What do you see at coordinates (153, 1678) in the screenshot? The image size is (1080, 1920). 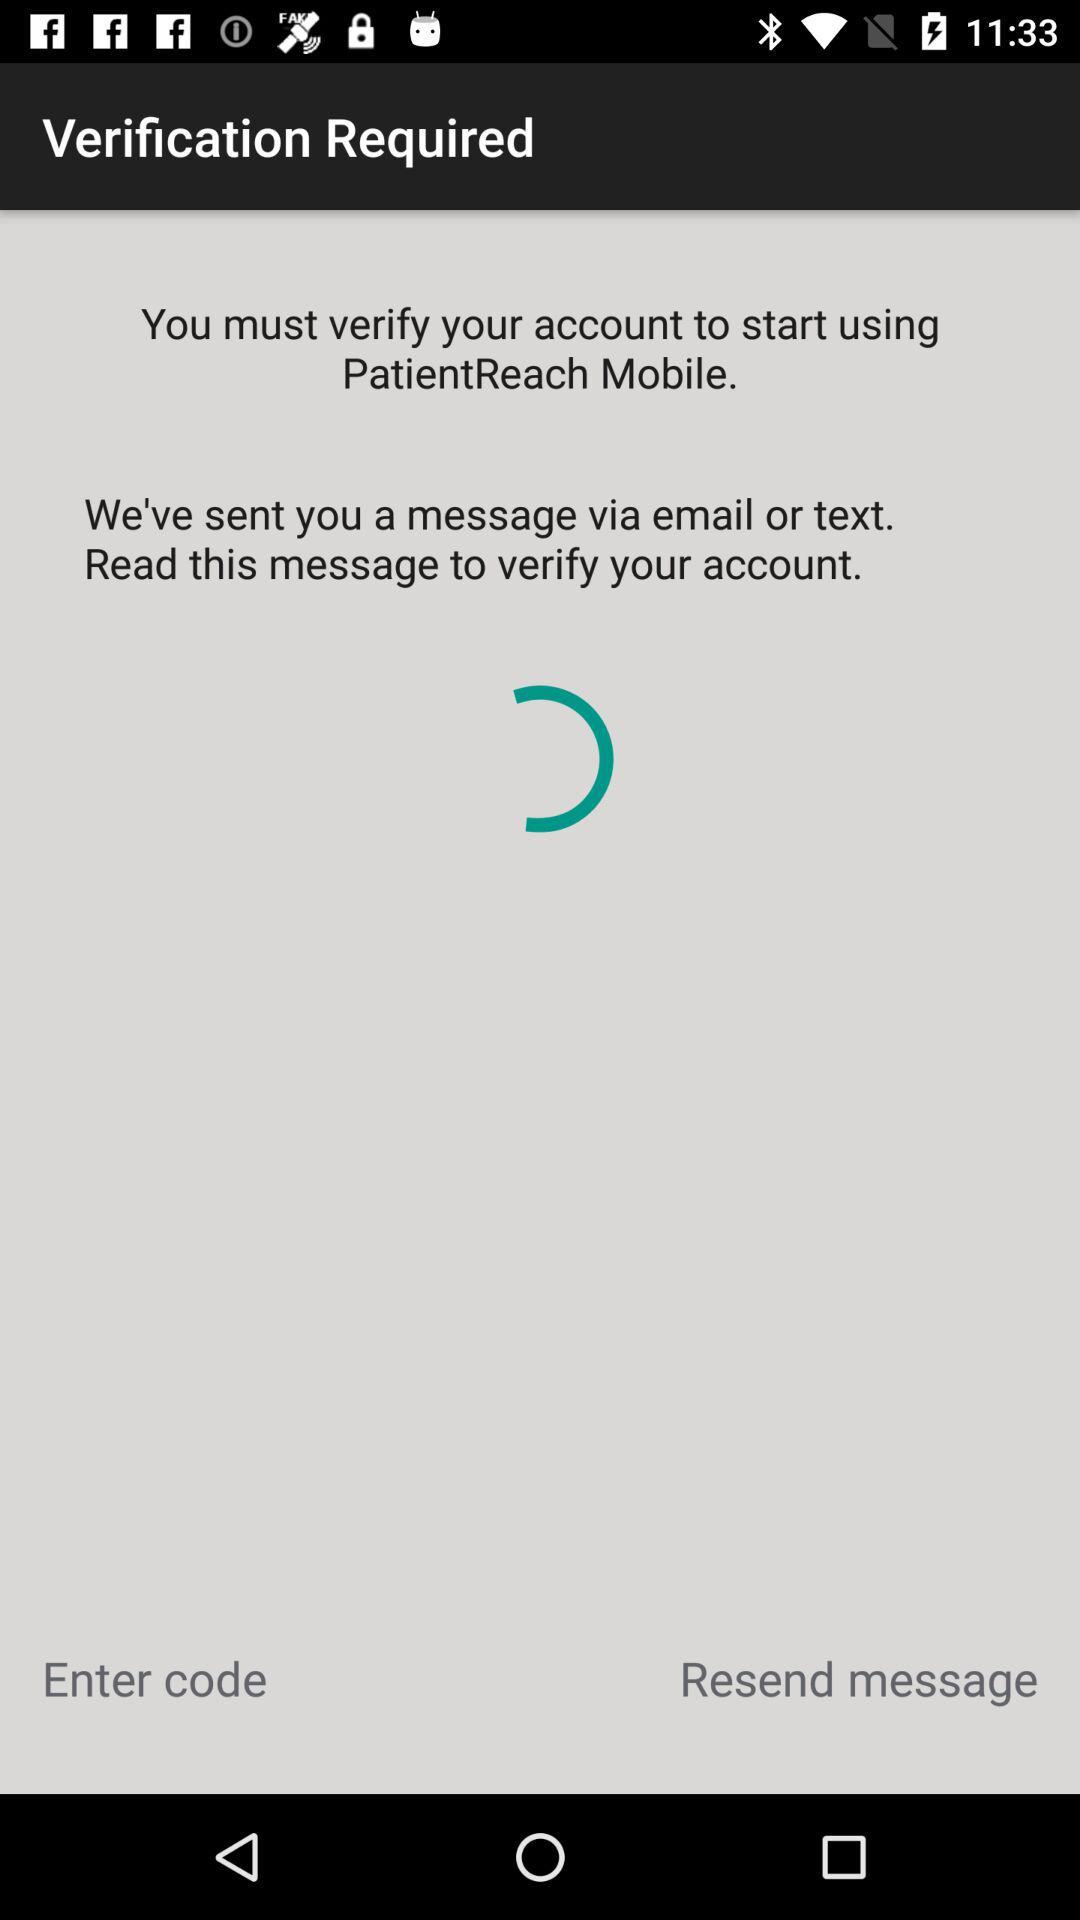 I see `icon at the bottom left corner` at bounding box center [153, 1678].